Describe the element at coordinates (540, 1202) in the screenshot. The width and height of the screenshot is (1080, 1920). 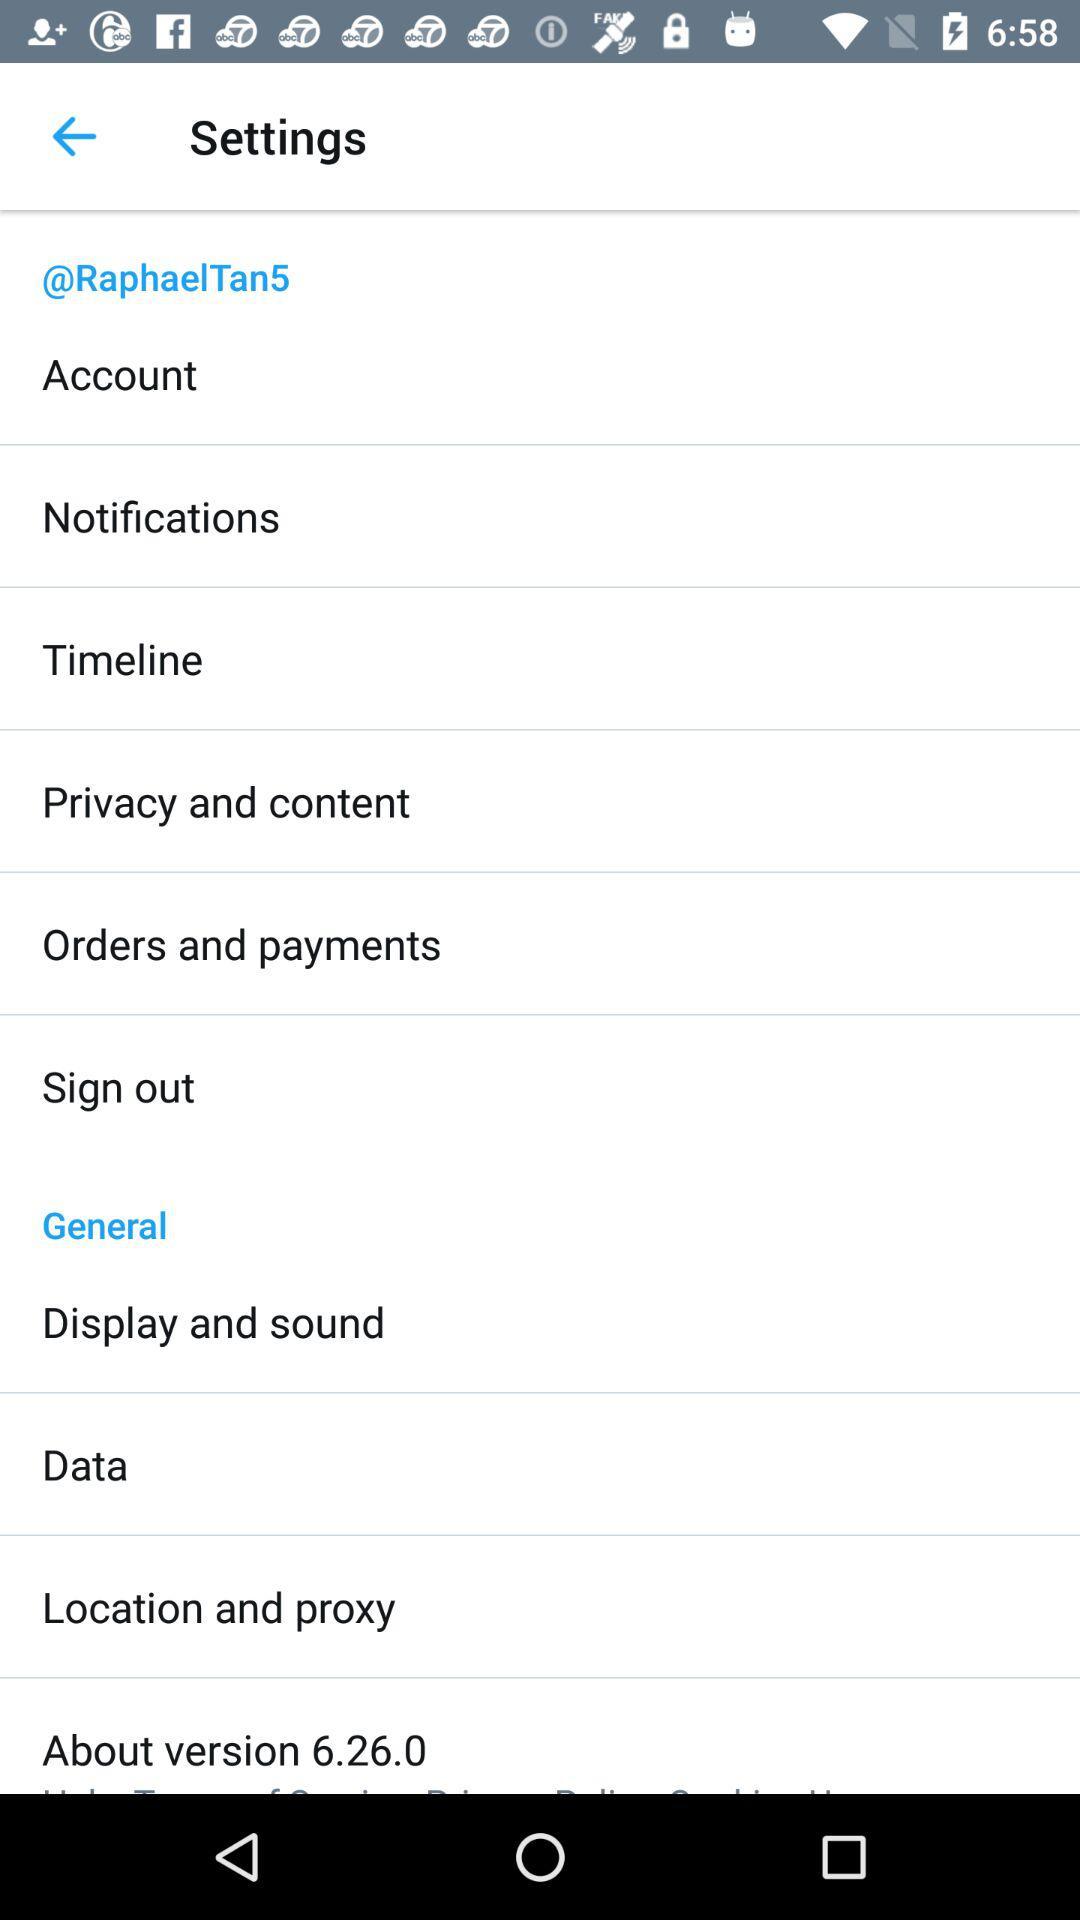
I see `the item at the center` at that location.